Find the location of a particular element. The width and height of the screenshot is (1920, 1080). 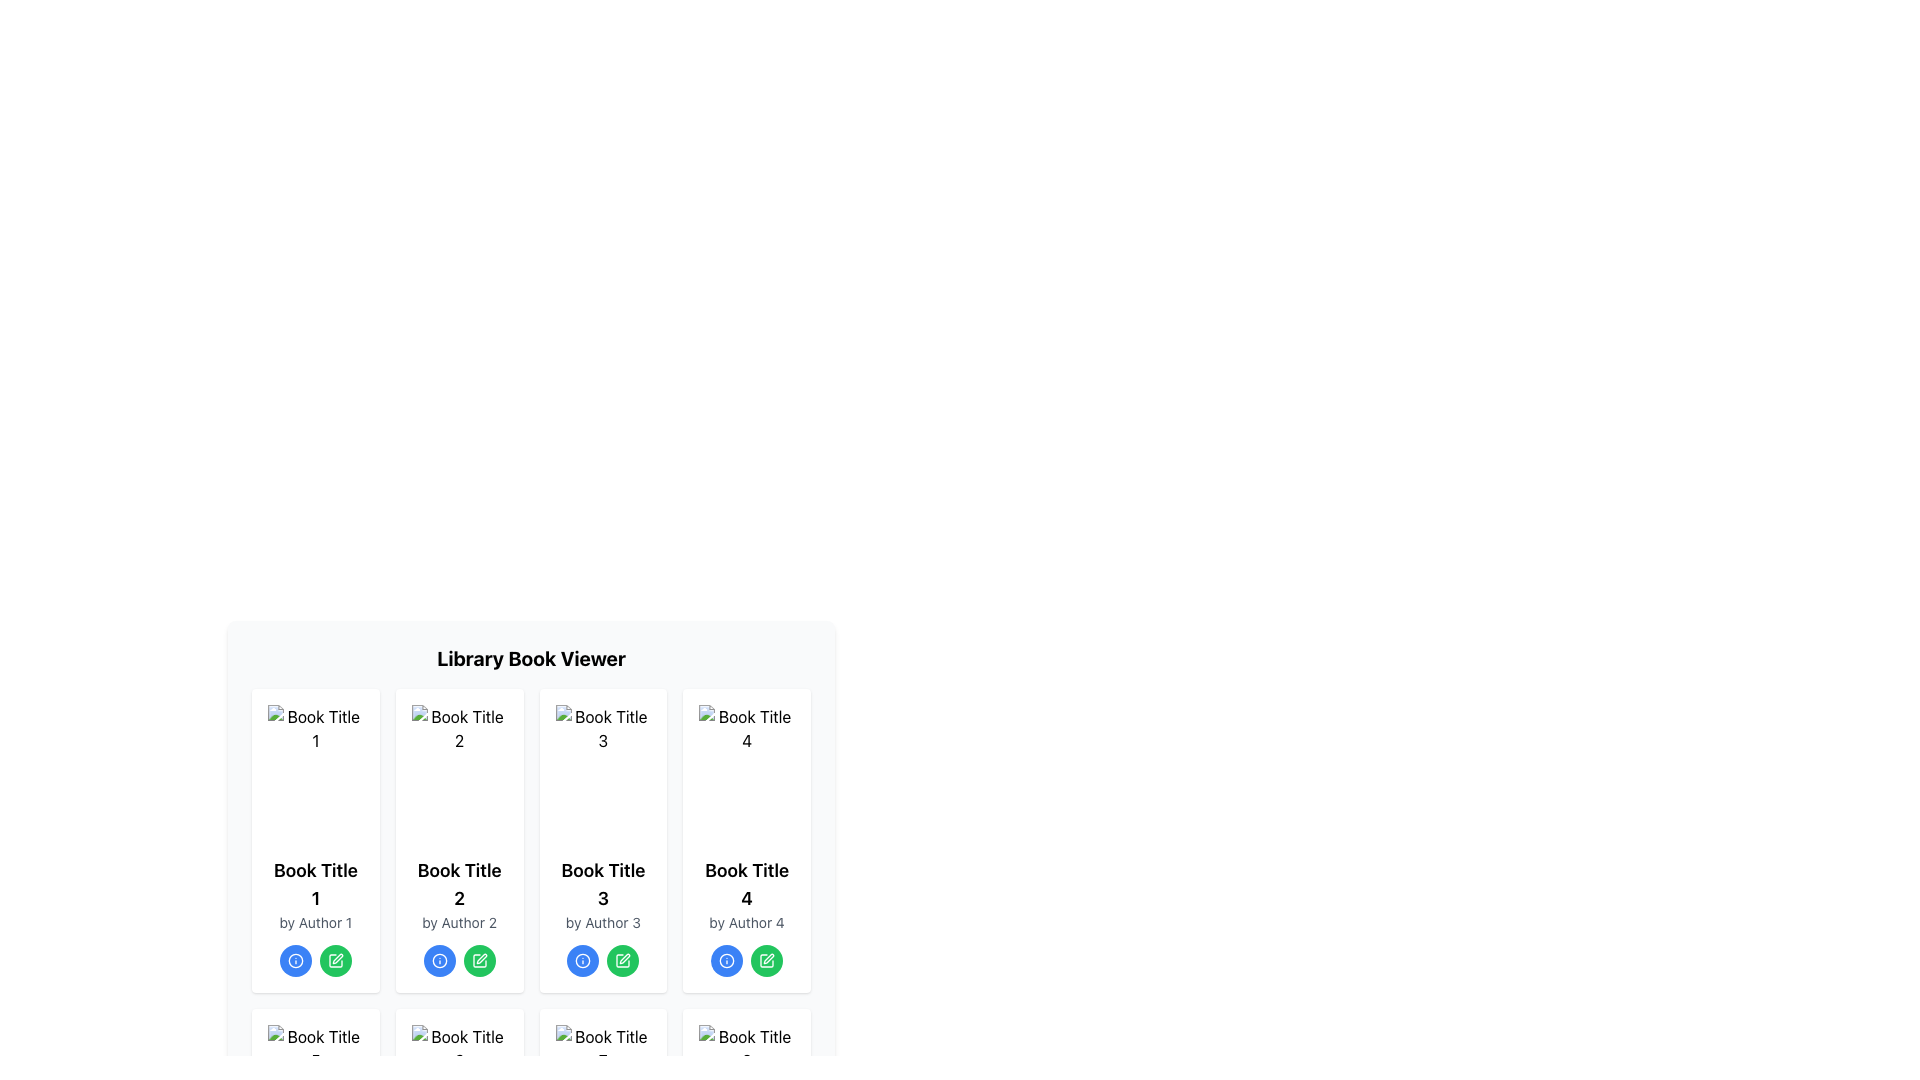

the green button in the Interactive button group below the text 'by Author 2' within the card displaying 'Book Title 2' is located at coordinates (458, 959).